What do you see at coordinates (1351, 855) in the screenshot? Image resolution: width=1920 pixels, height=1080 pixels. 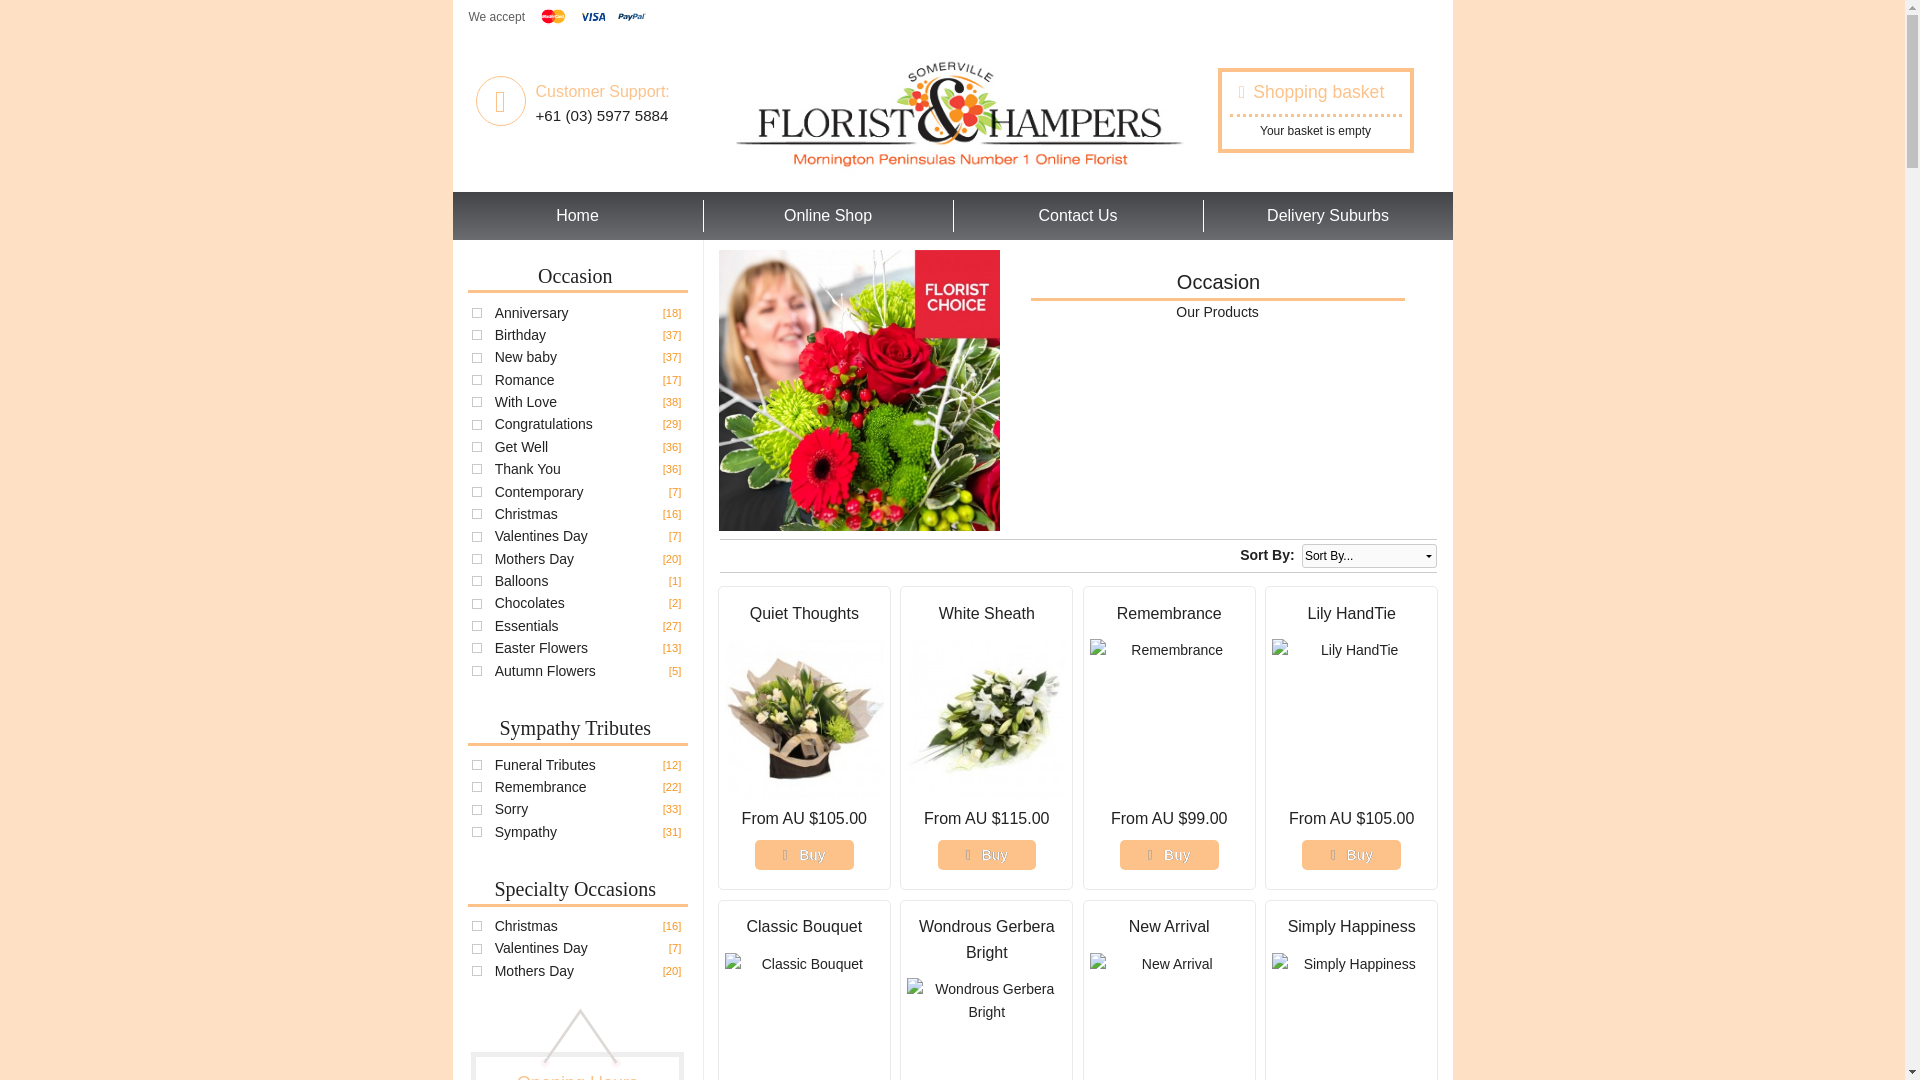 I see `'  Buy'` at bounding box center [1351, 855].